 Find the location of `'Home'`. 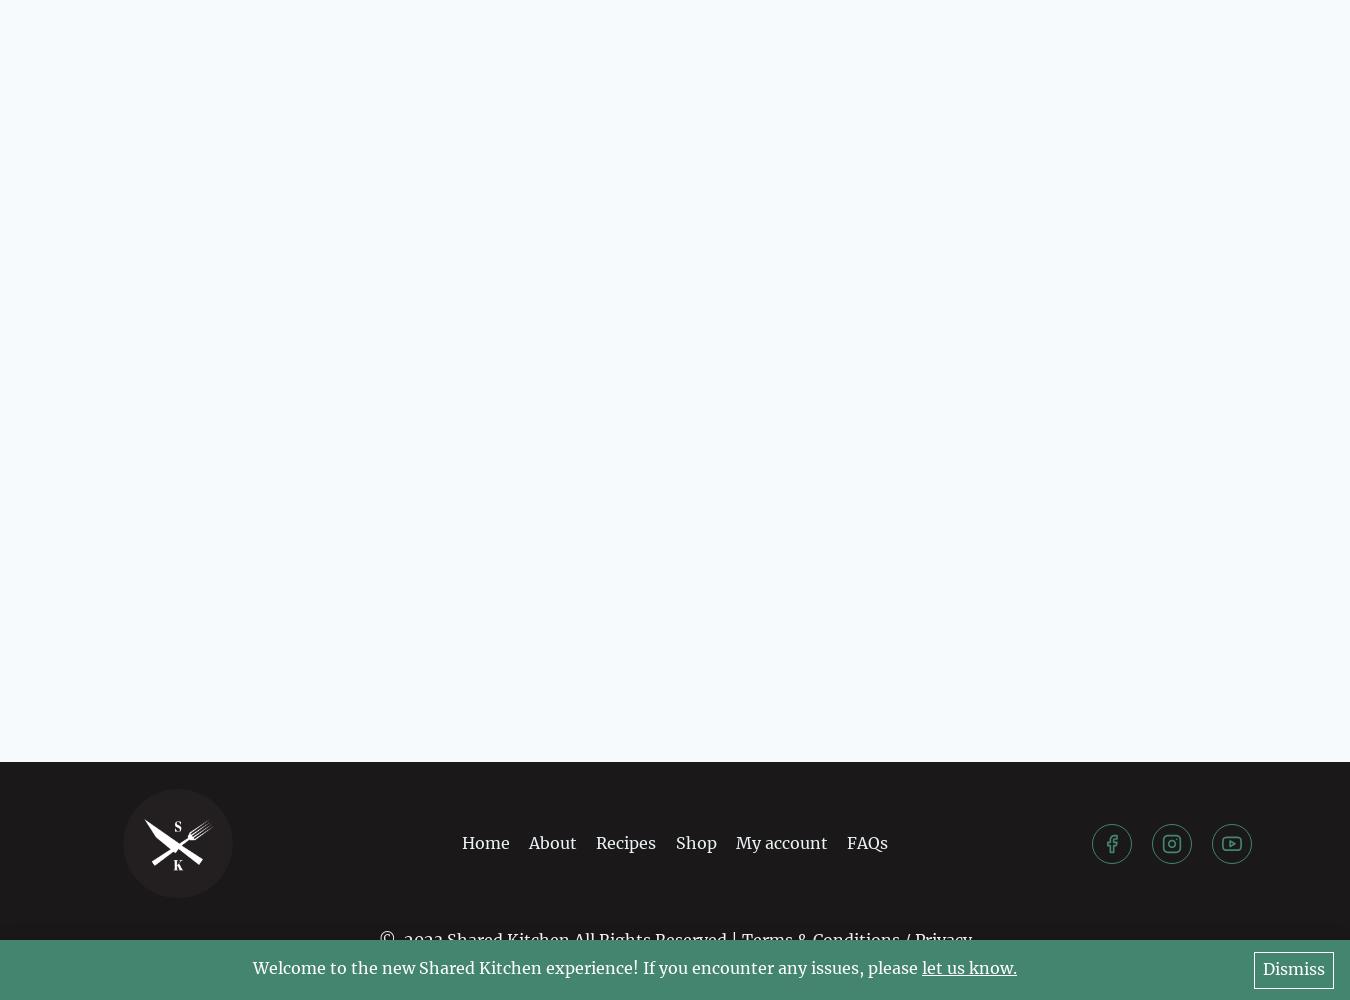

'Home' is located at coordinates (485, 841).